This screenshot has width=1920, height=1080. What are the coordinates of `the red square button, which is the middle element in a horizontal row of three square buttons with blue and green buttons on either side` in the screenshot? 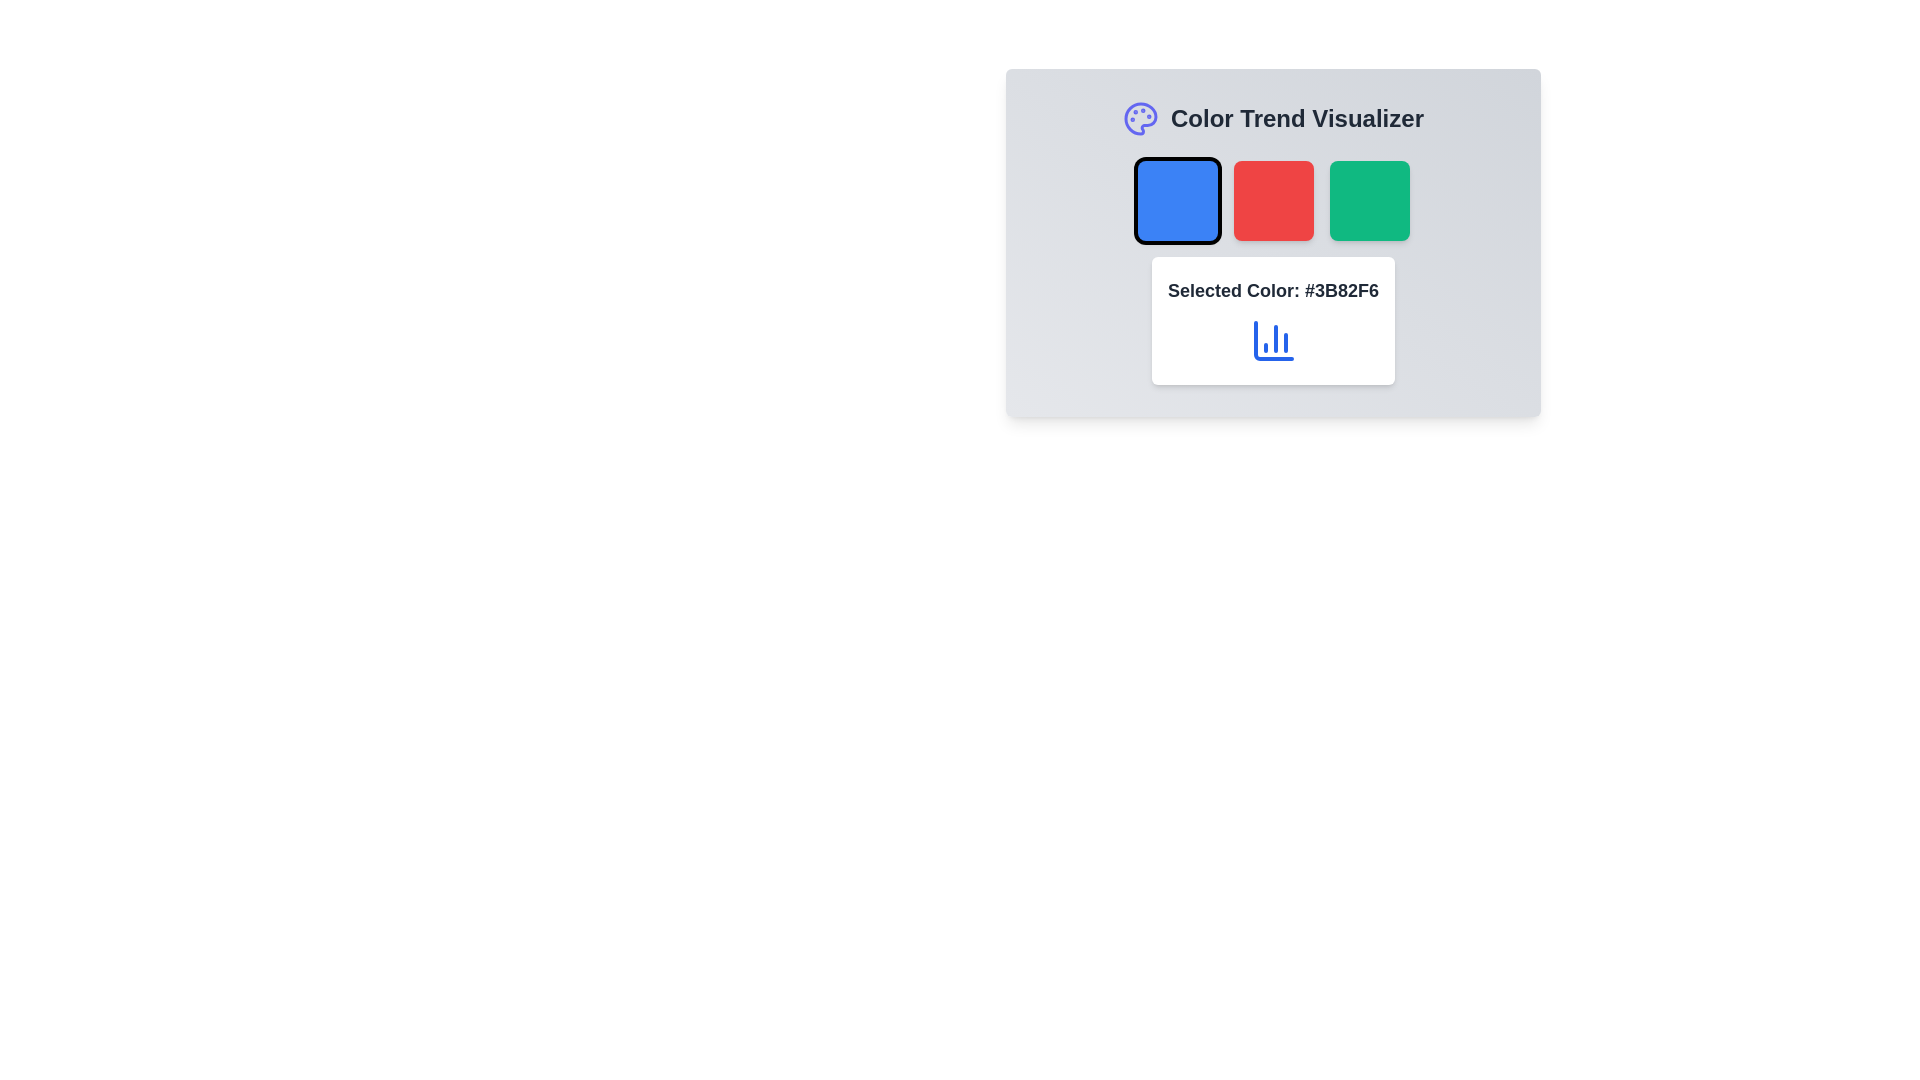 It's located at (1272, 200).